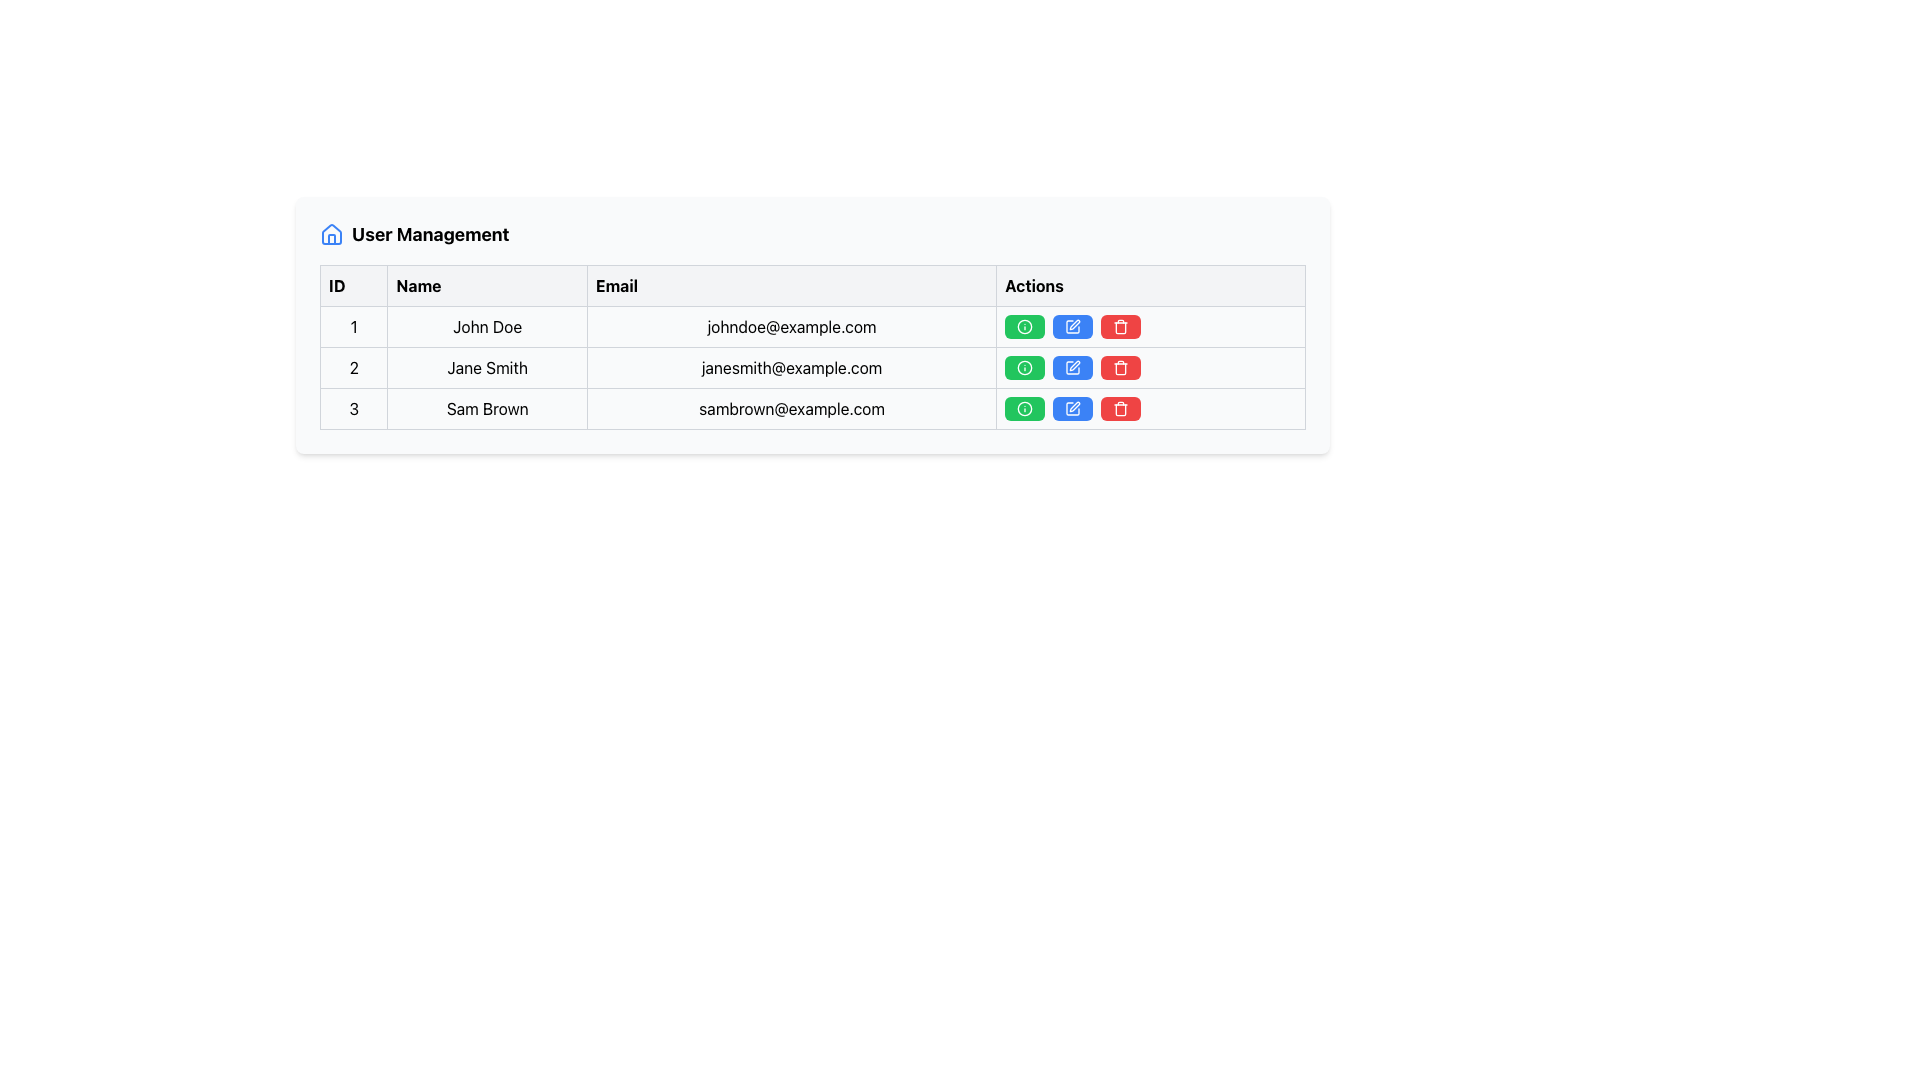 This screenshot has width=1920, height=1080. Describe the element at coordinates (791, 407) in the screenshot. I see `the text node displaying the email address 'sambrown@example.com' located in the third row of the table under the 'Email' column` at that location.